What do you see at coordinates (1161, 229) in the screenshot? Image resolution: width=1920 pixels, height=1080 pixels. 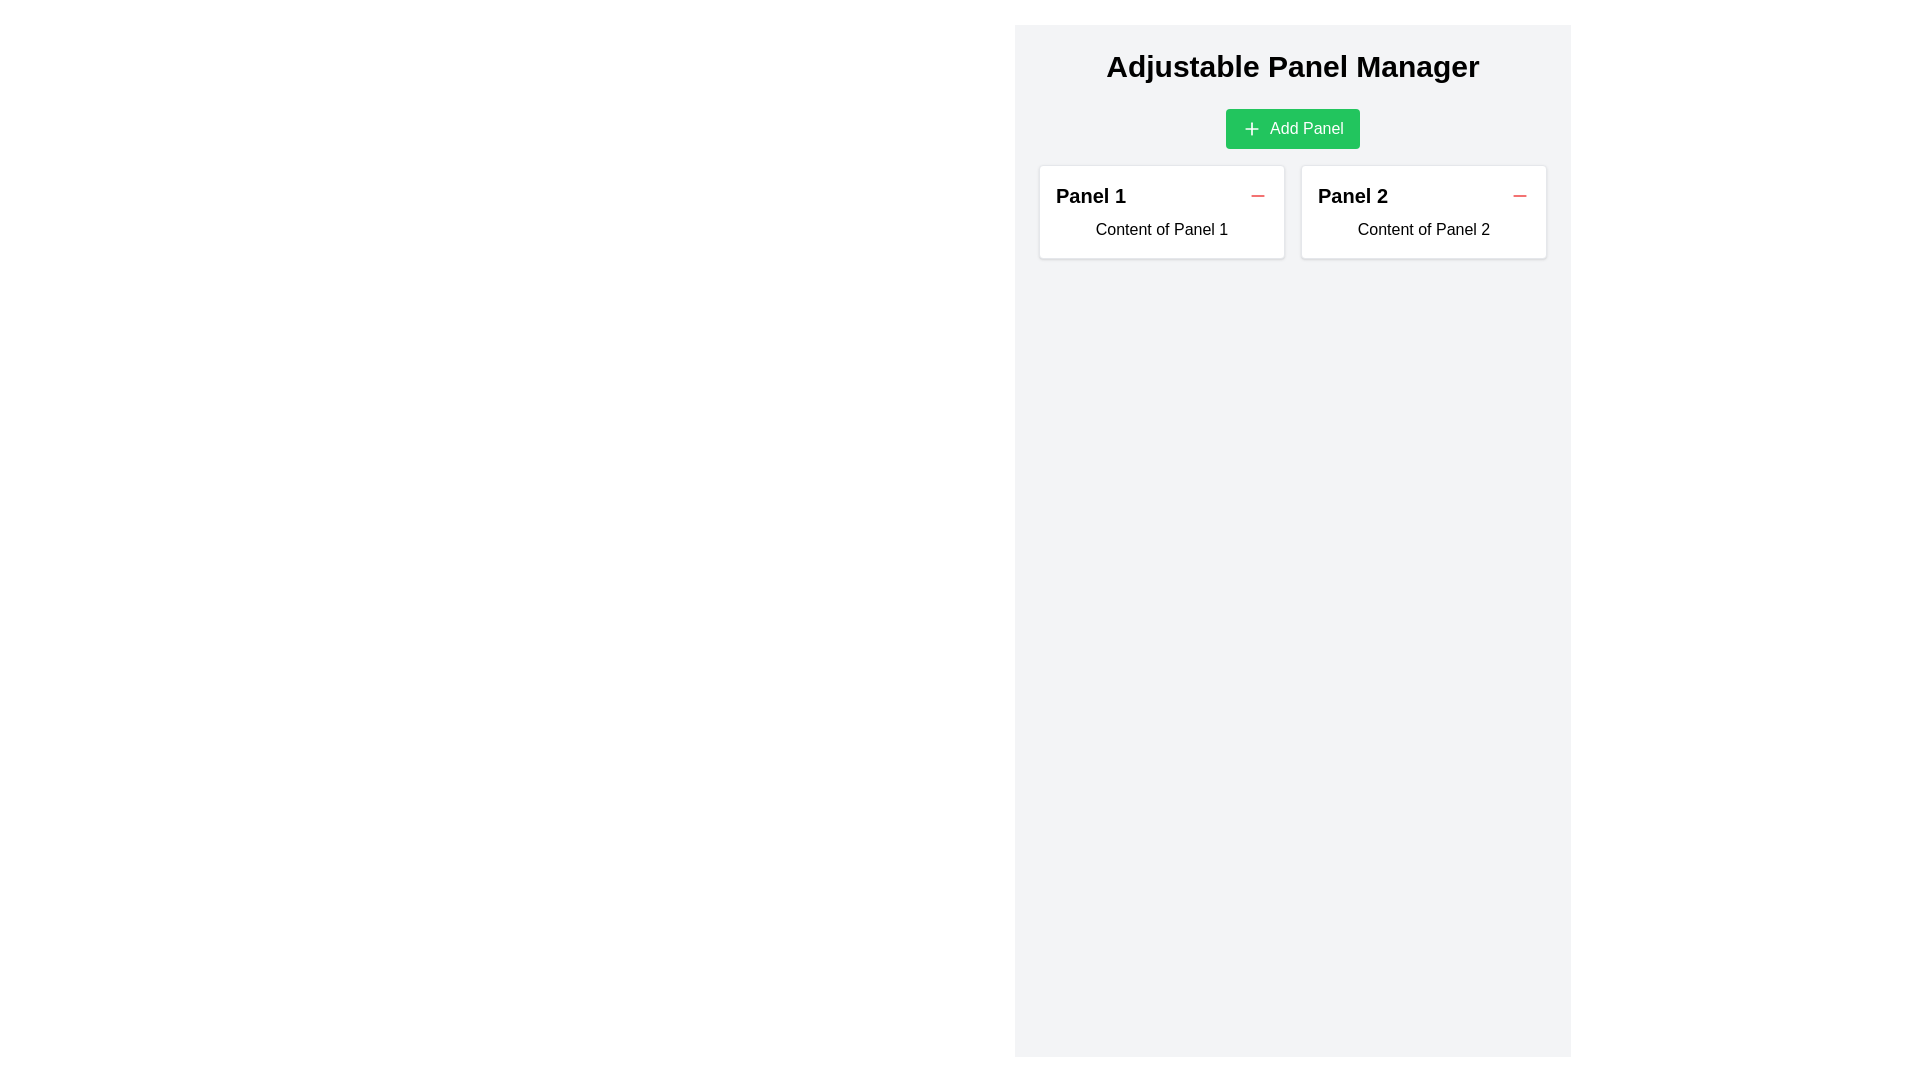 I see `the static text display containing the text 'Content of Panel 1' within the card-like box with a white background, located in the 'Panel 1' section` at bounding box center [1161, 229].